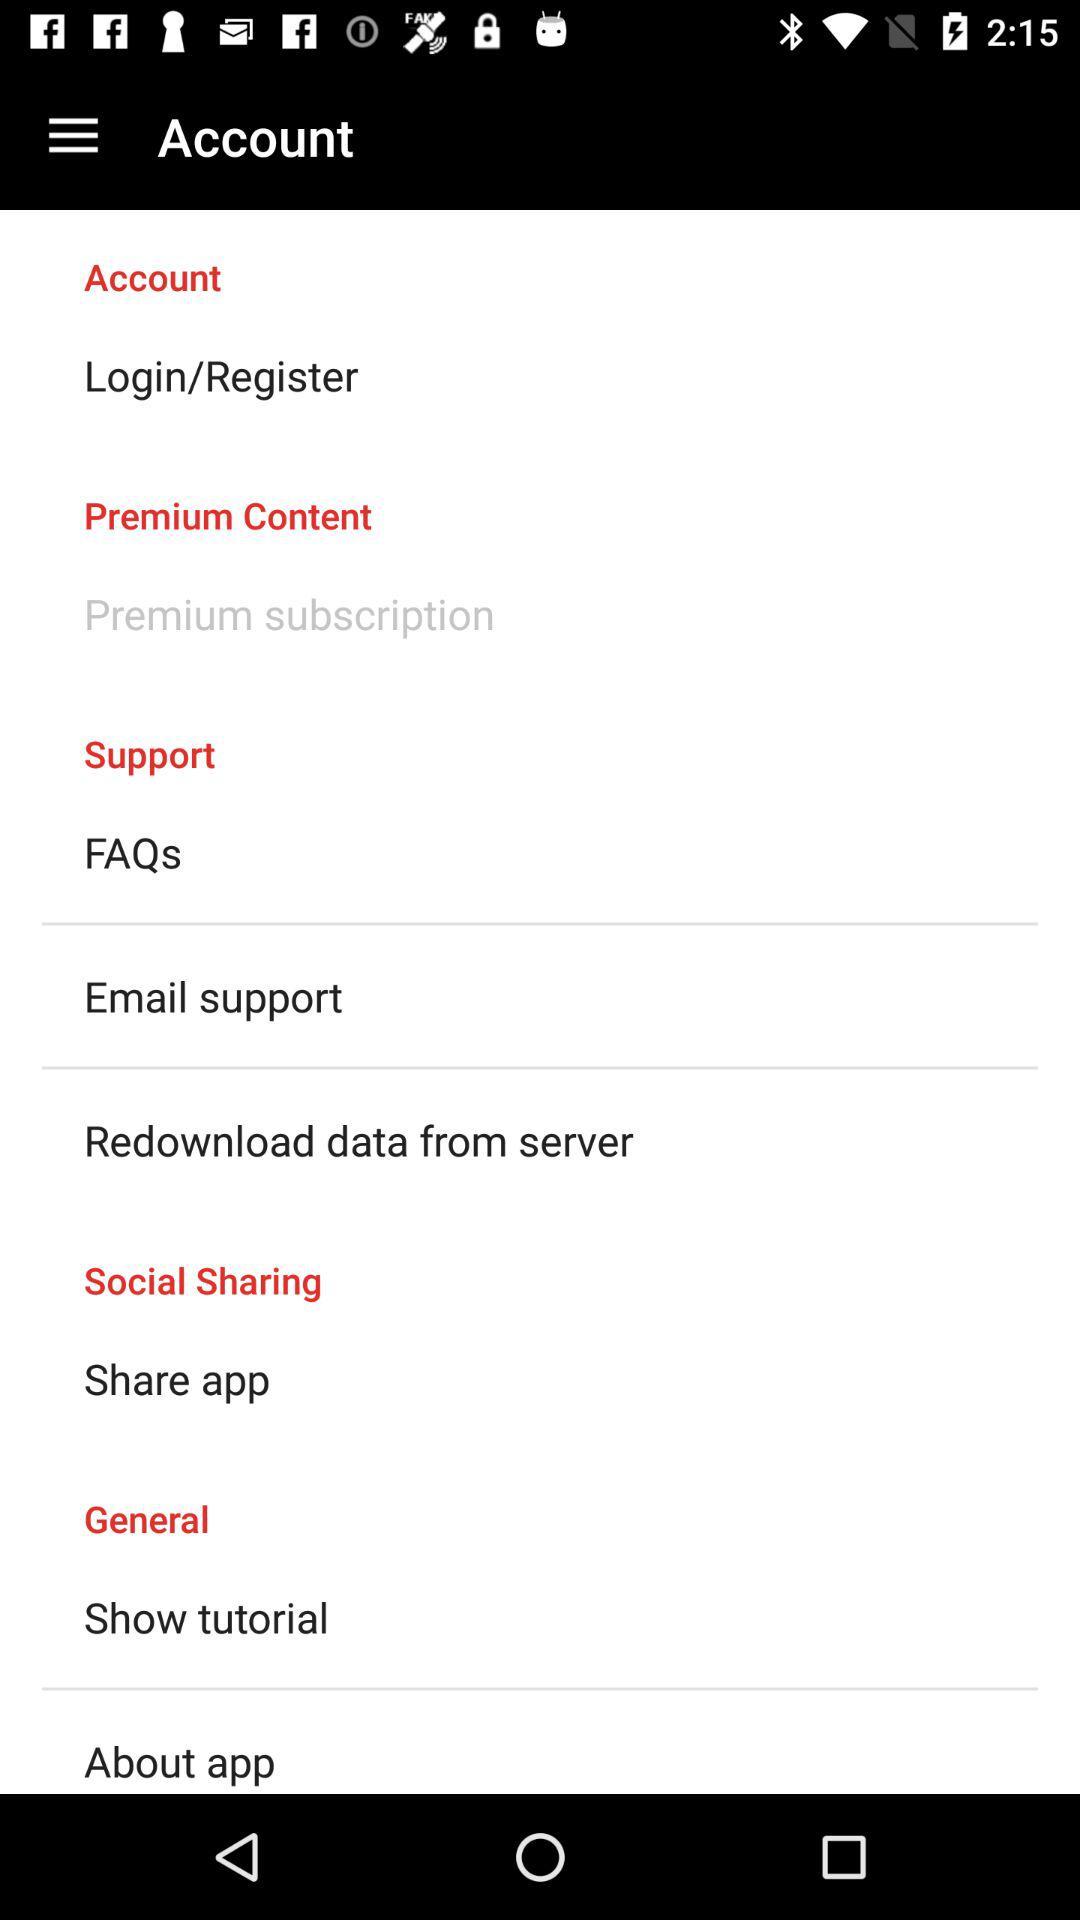 This screenshot has height=1920, width=1080. What do you see at coordinates (176, 1377) in the screenshot?
I see `the share app` at bounding box center [176, 1377].